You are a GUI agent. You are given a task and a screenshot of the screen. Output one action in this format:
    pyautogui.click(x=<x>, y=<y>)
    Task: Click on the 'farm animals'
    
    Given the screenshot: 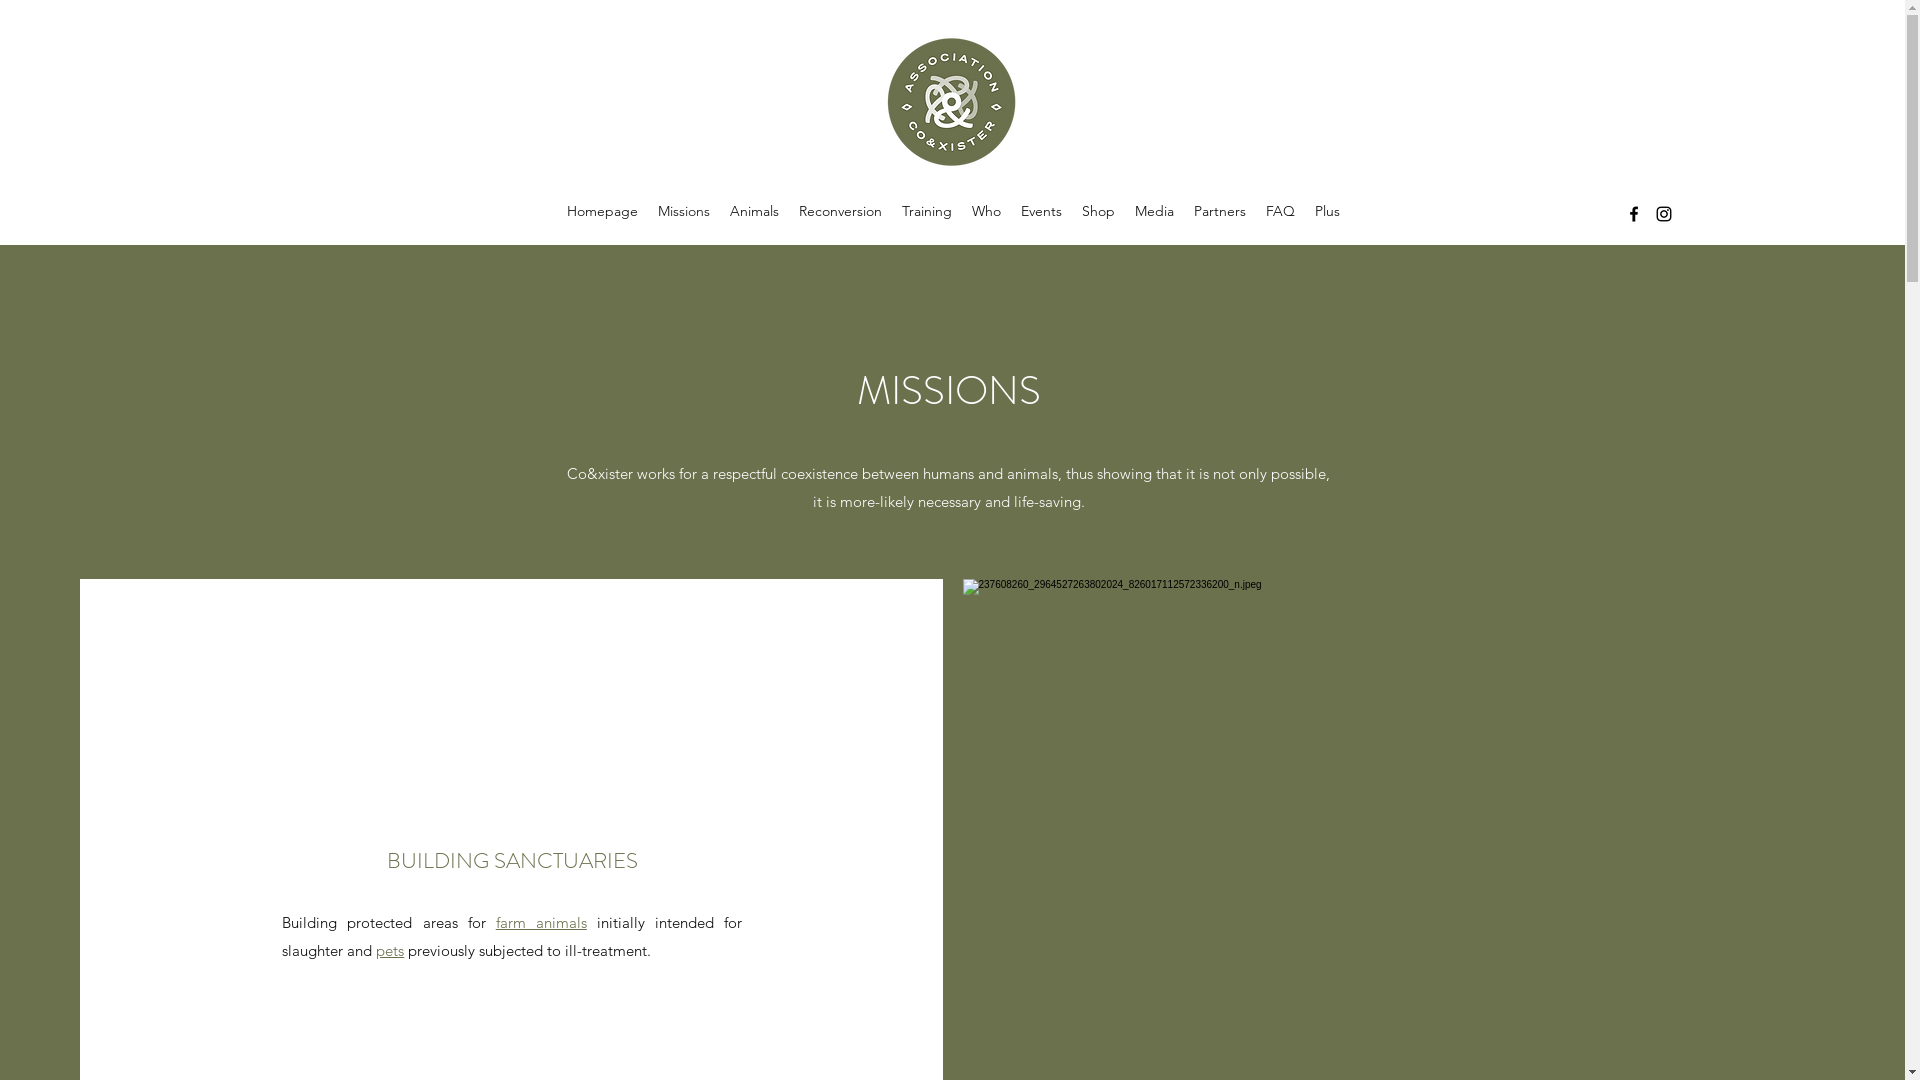 What is the action you would take?
    pyautogui.click(x=541, y=922)
    